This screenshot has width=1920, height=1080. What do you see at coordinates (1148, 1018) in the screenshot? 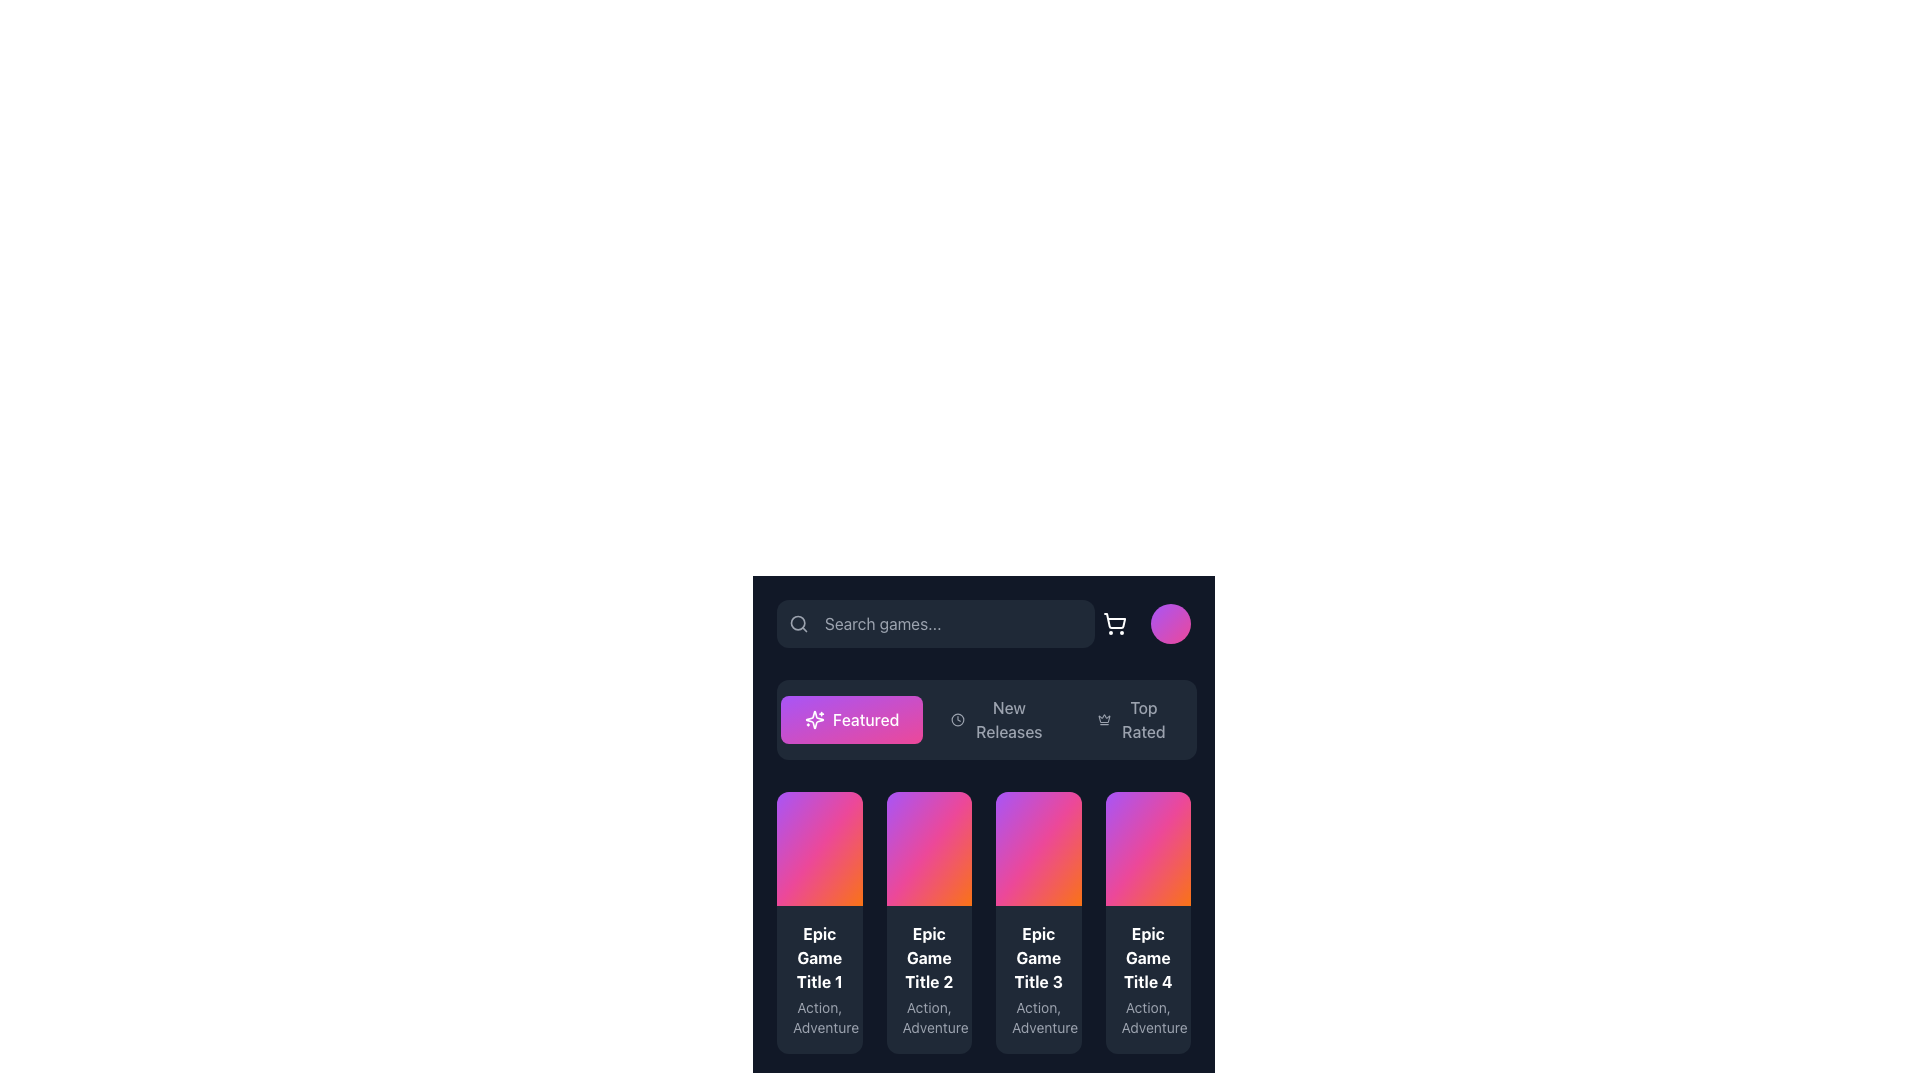
I see `text label displaying 'Action, Adventure' which is located below the title 'Epic Game Title 4' in the fourth card of a horizontal list` at bounding box center [1148, 1018].